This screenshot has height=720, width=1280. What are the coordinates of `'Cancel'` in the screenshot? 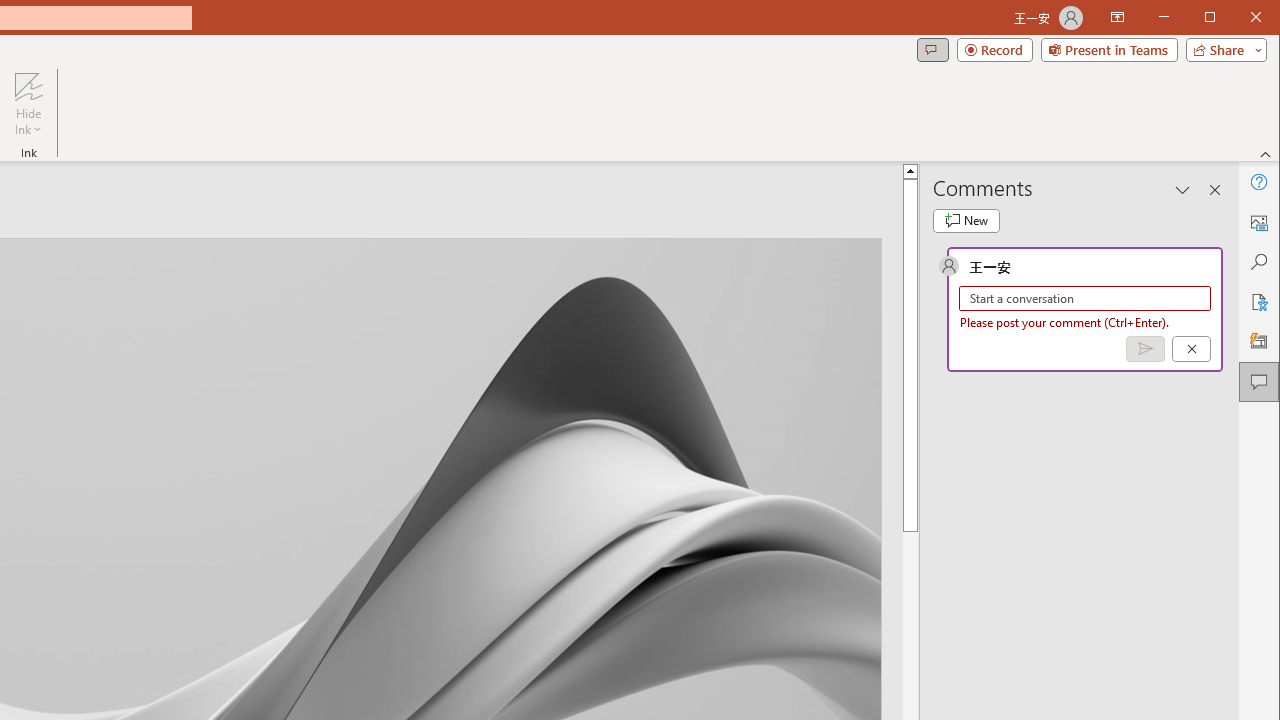 It's located at (1191, 348).